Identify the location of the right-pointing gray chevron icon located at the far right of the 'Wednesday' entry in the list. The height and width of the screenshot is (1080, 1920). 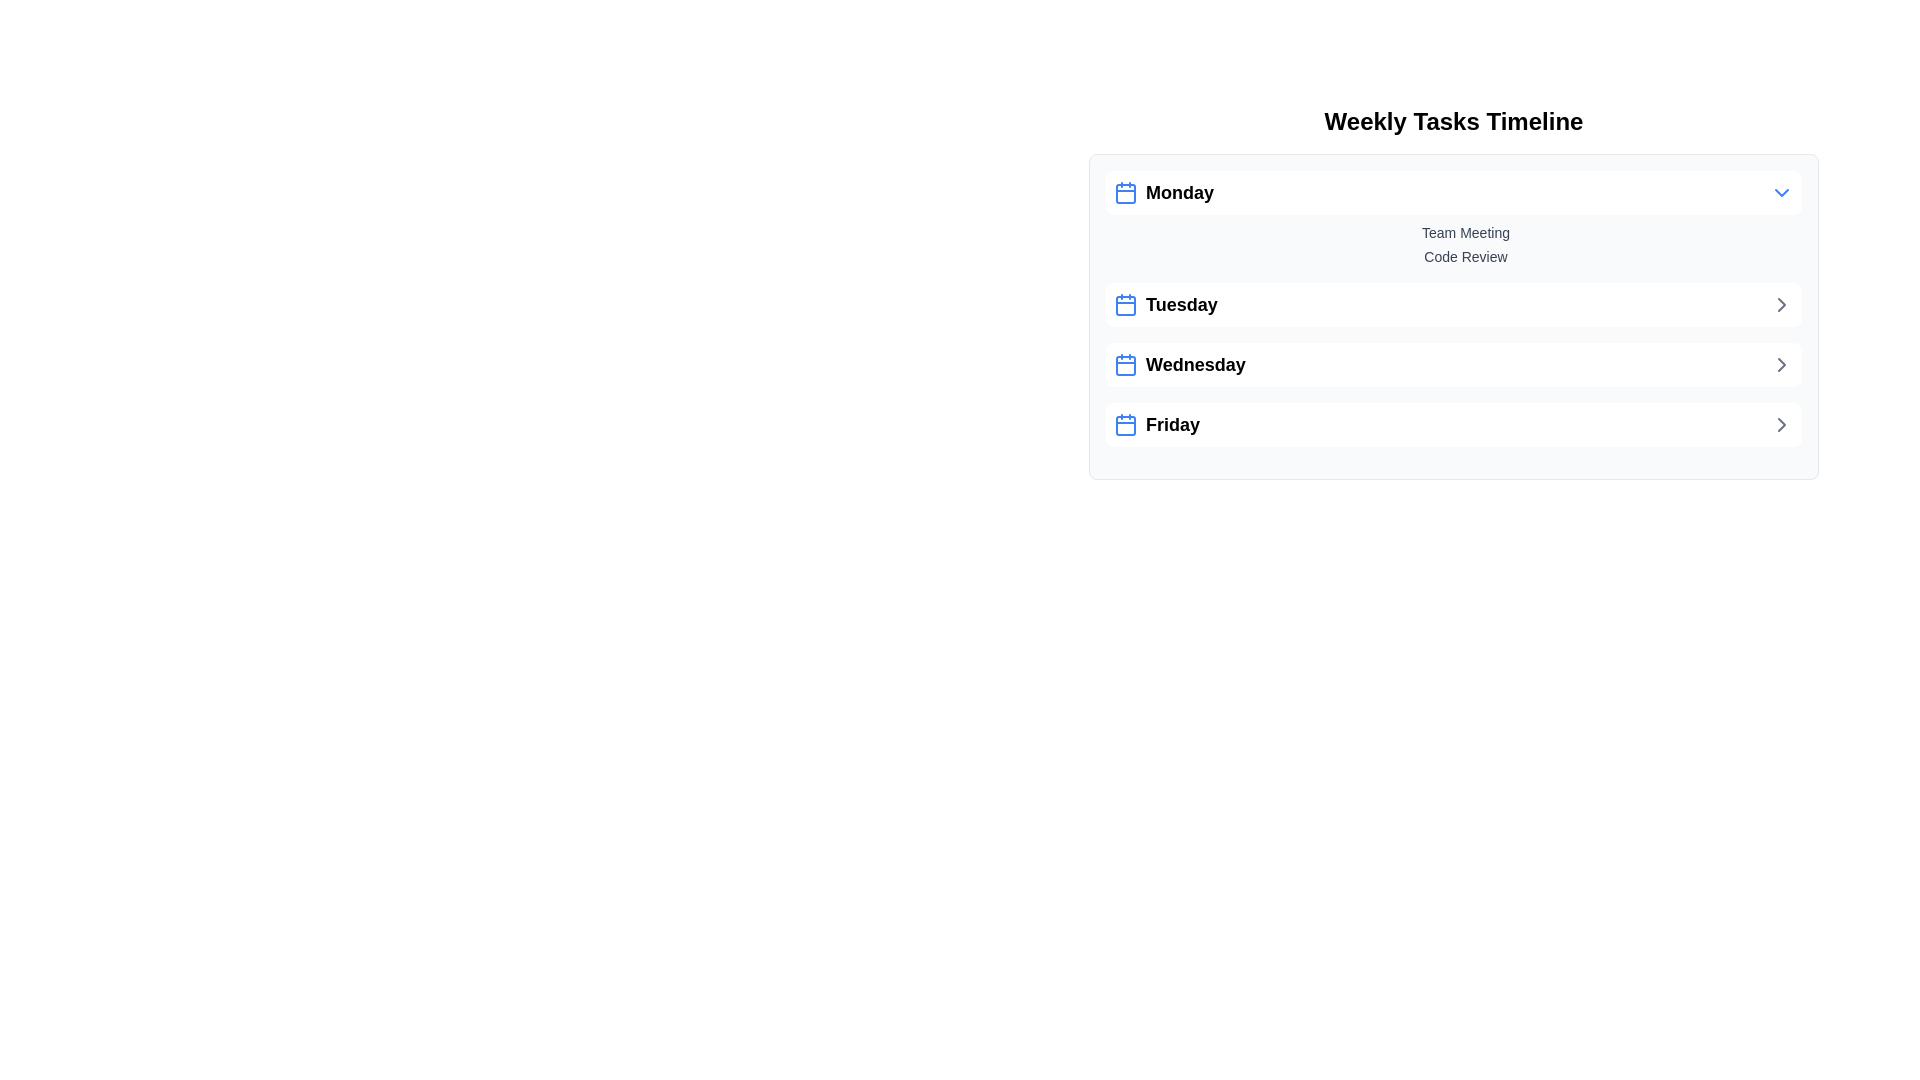
(1781, 365).